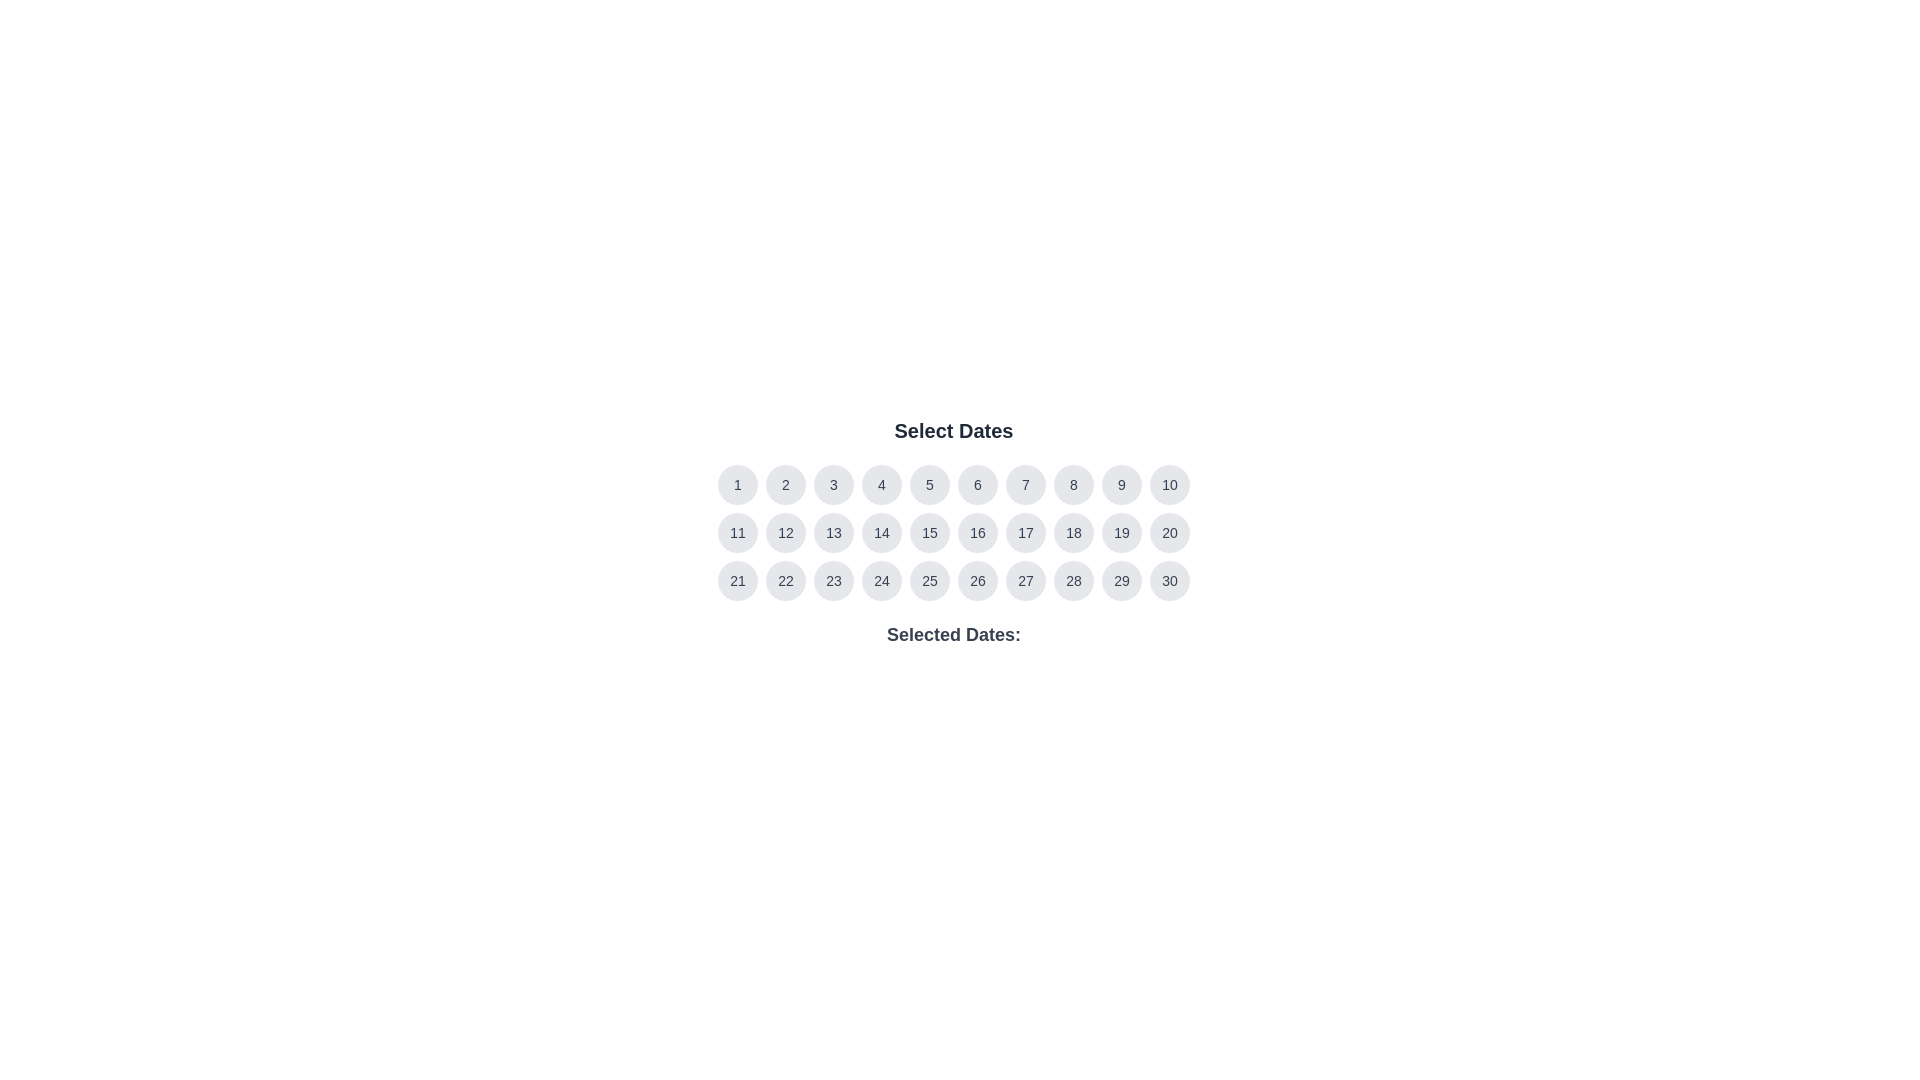  Describe the element at coordinates (834, 485) in the screenshot. I see `the third circular button in the grid, which represents the date '3'` at that location.